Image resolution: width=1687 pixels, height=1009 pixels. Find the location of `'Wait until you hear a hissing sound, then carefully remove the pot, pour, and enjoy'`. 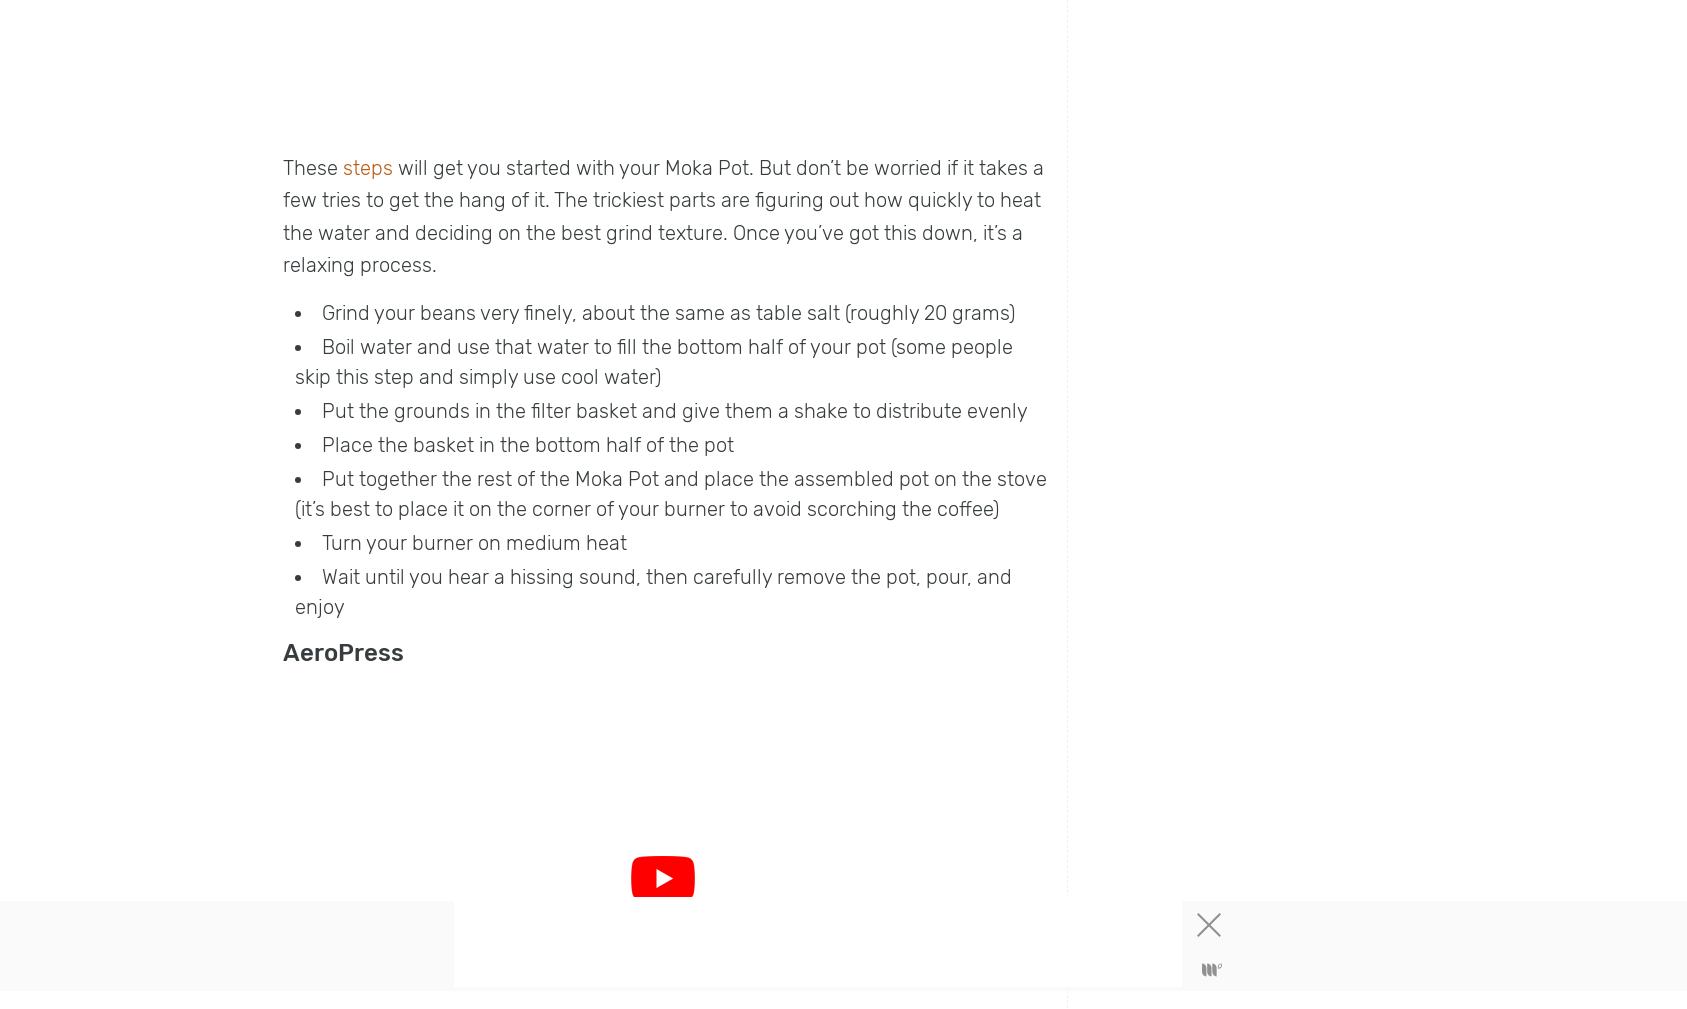

'Wait until you hear a hissing sound, then carefully remove the pot, pour, and enjoy' is located at coordinates (653, 590).